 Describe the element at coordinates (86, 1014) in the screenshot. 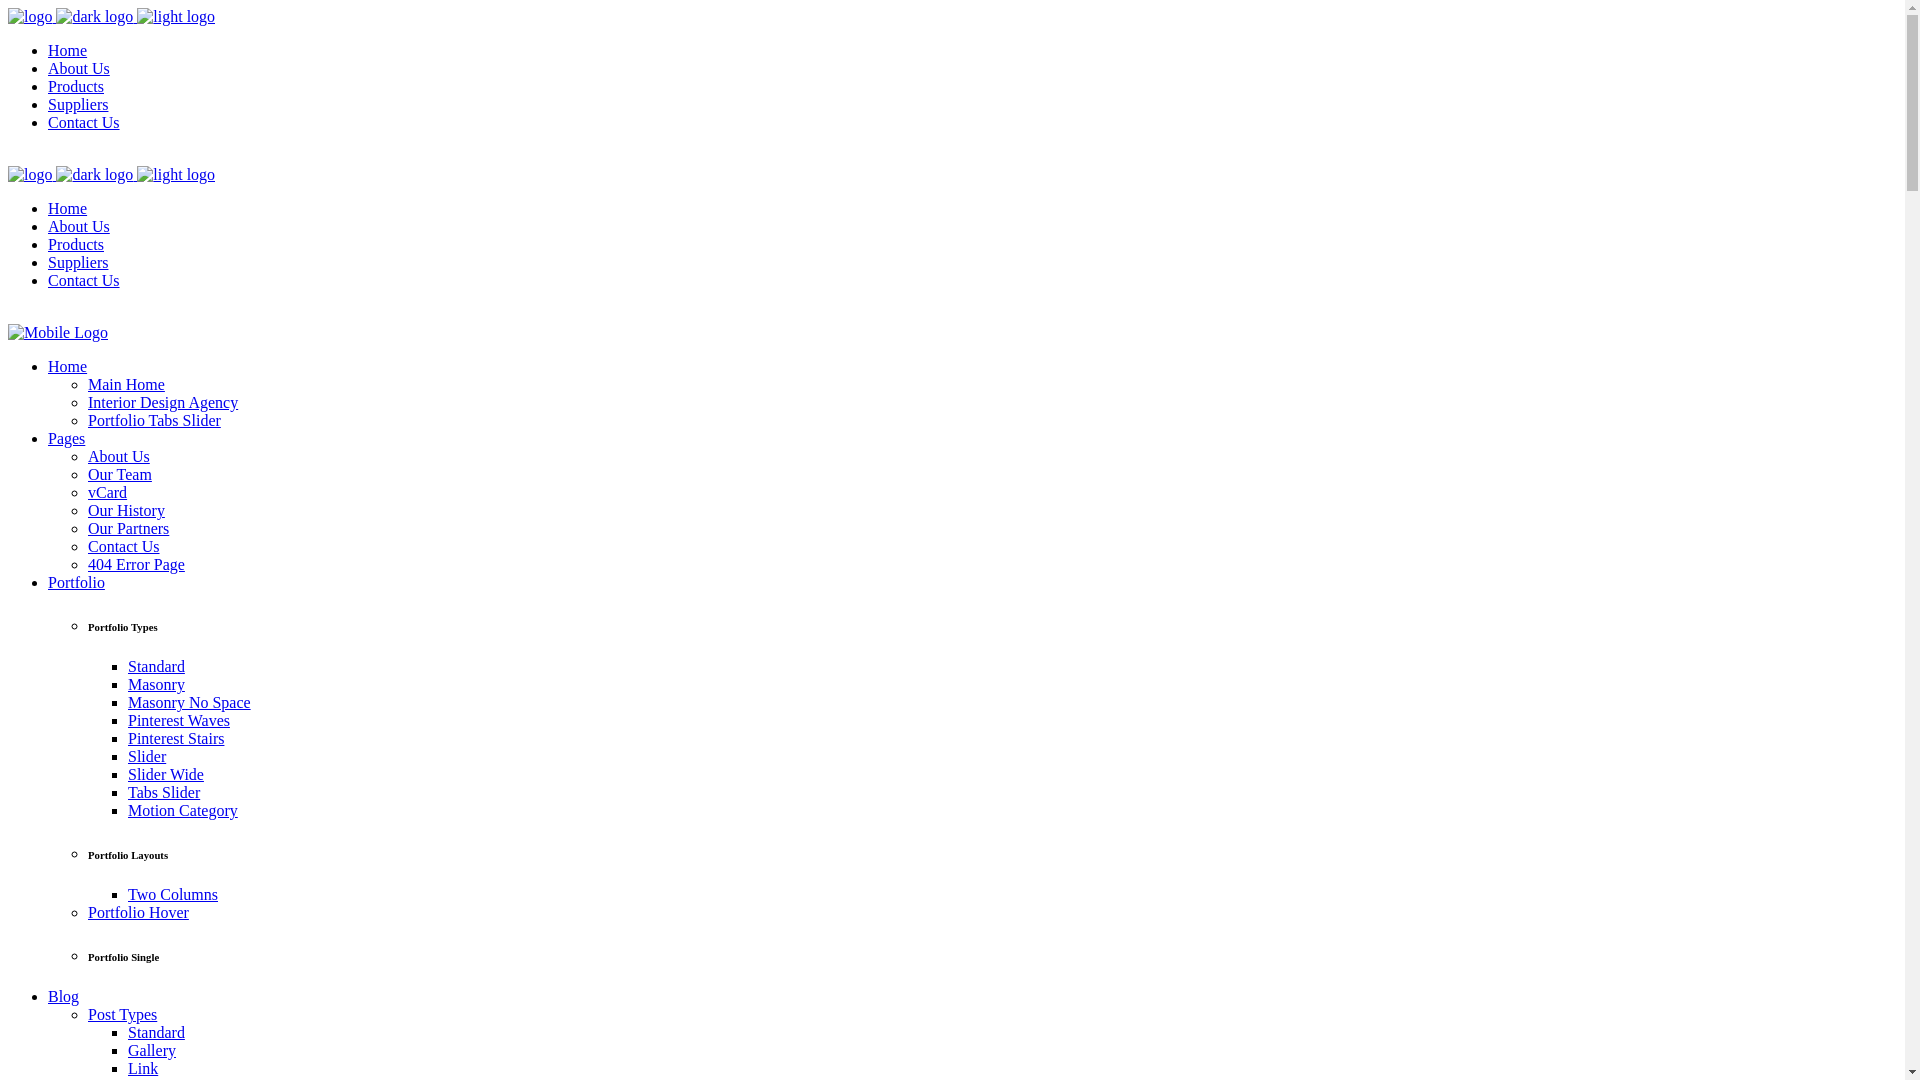

I see `'Post Types'` at that location.